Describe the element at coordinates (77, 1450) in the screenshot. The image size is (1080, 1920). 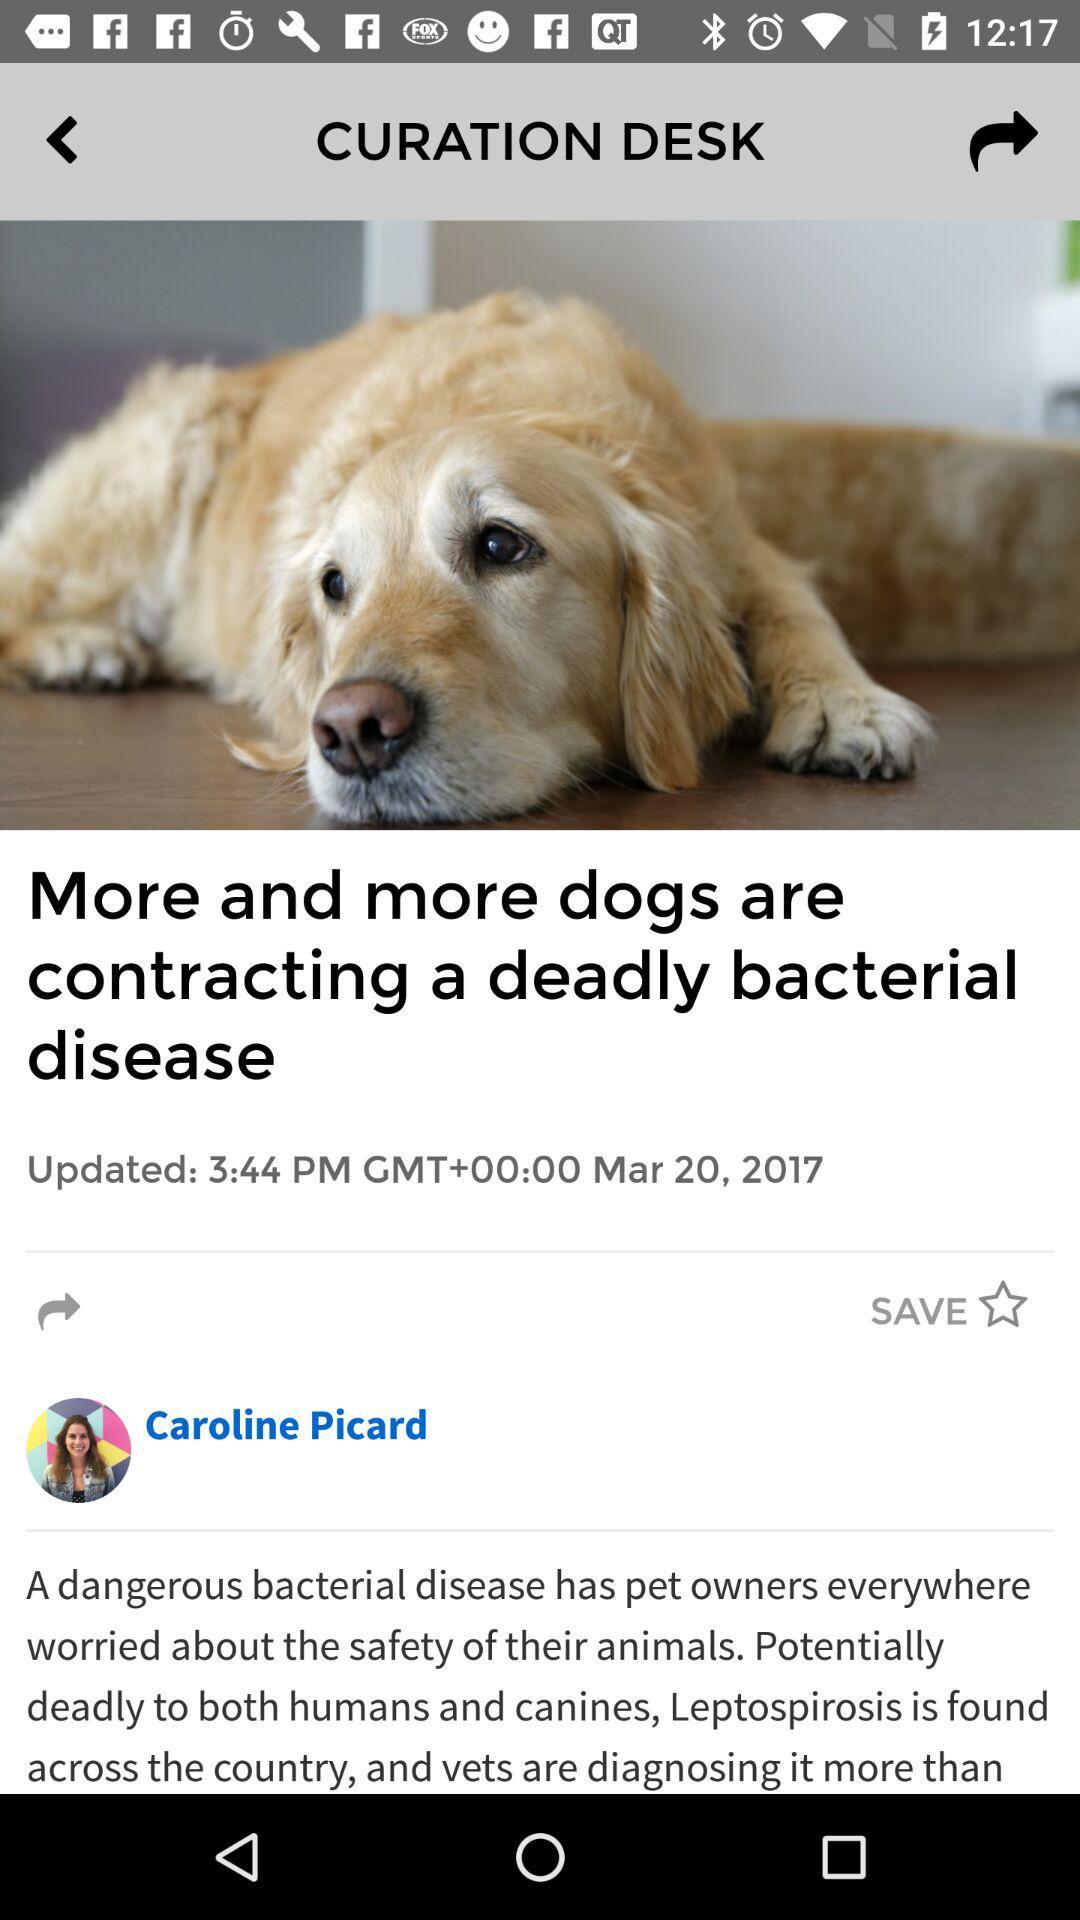
I see `the item next to the caroline picard` at that location.